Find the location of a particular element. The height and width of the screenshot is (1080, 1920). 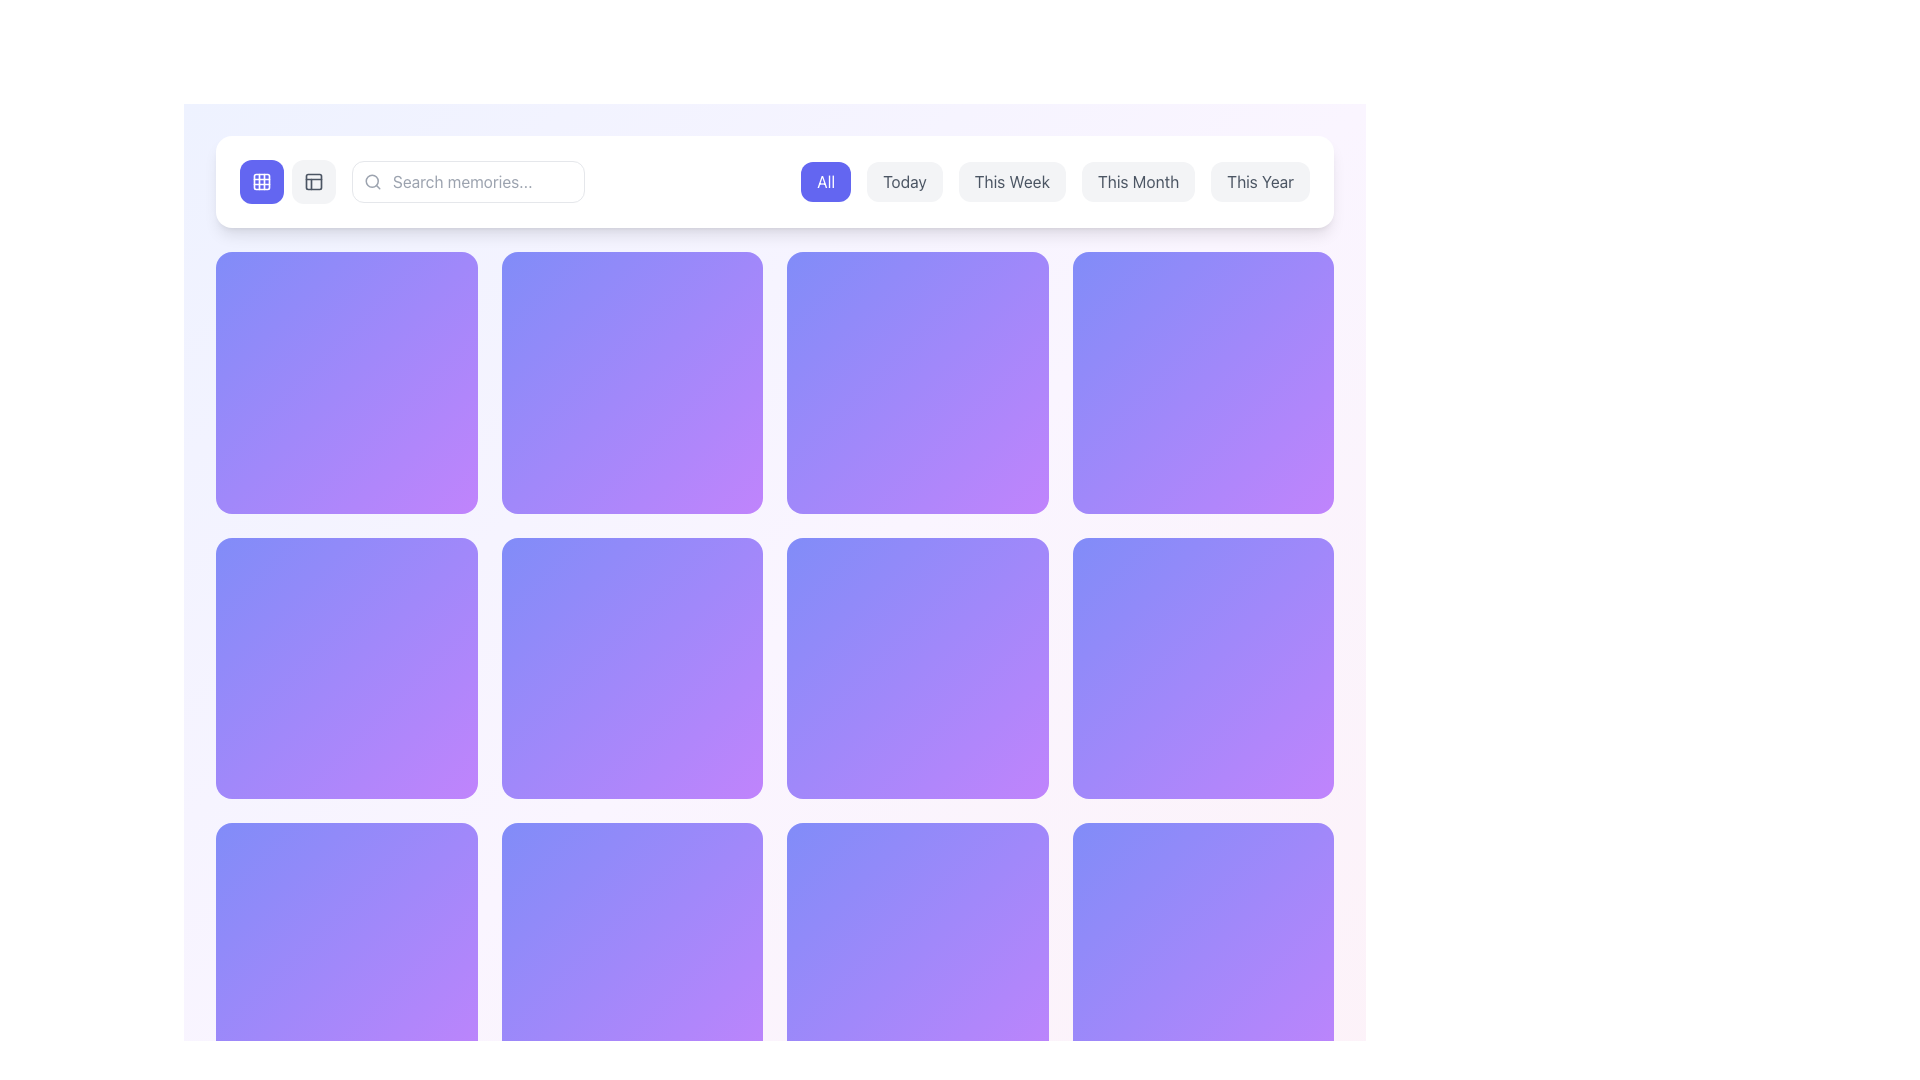

the Decorative card located in the second row, first column of the 4-column grid layout is located at coordinates (346, 668).